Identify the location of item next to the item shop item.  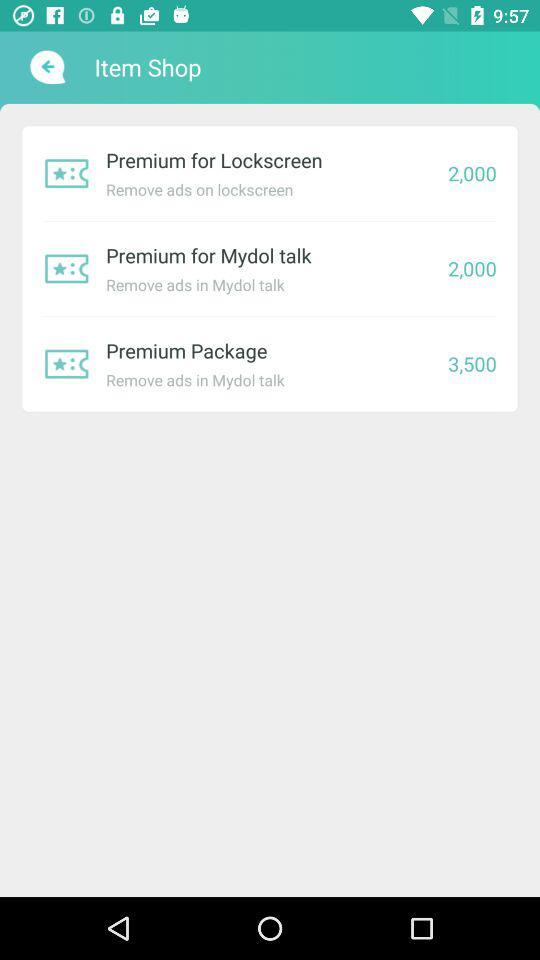
(45, 67).